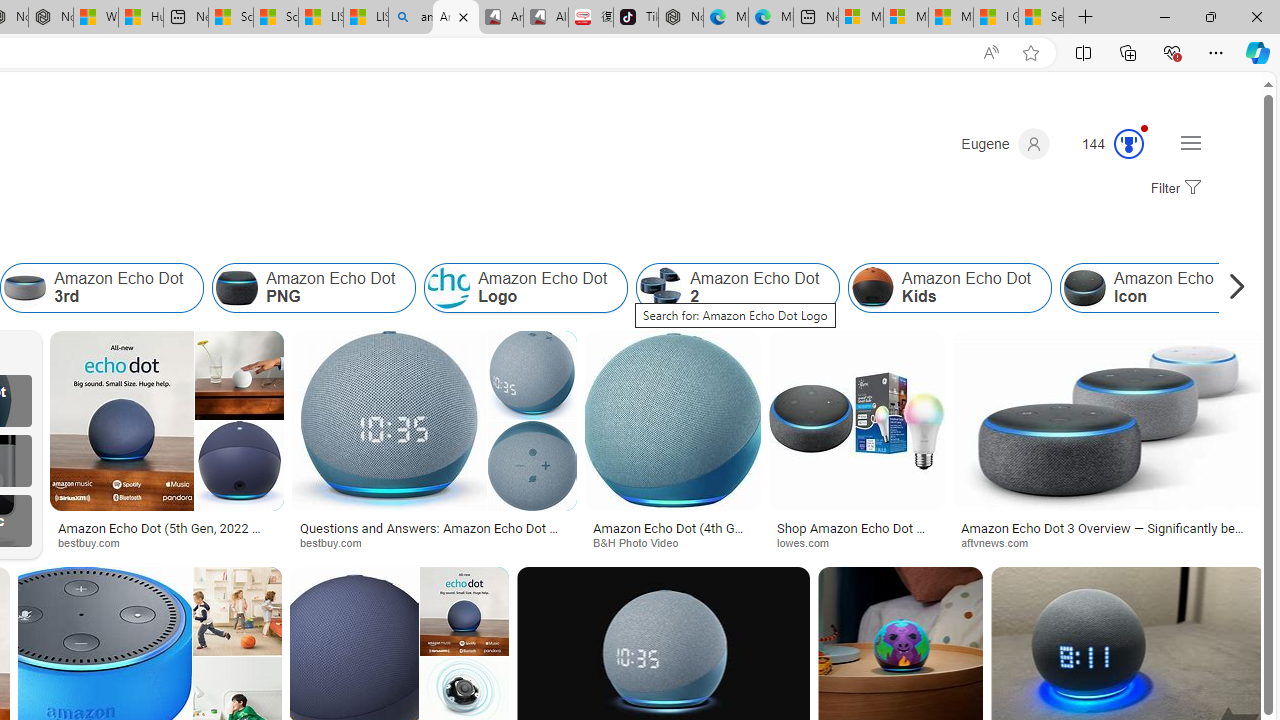 Image resolution: width=1280 pixels, height=720 pixels. What do you see at coordinates (810, 542) in the screenshot?
I see `'lowes.com'` at bounding box center [810, 542].